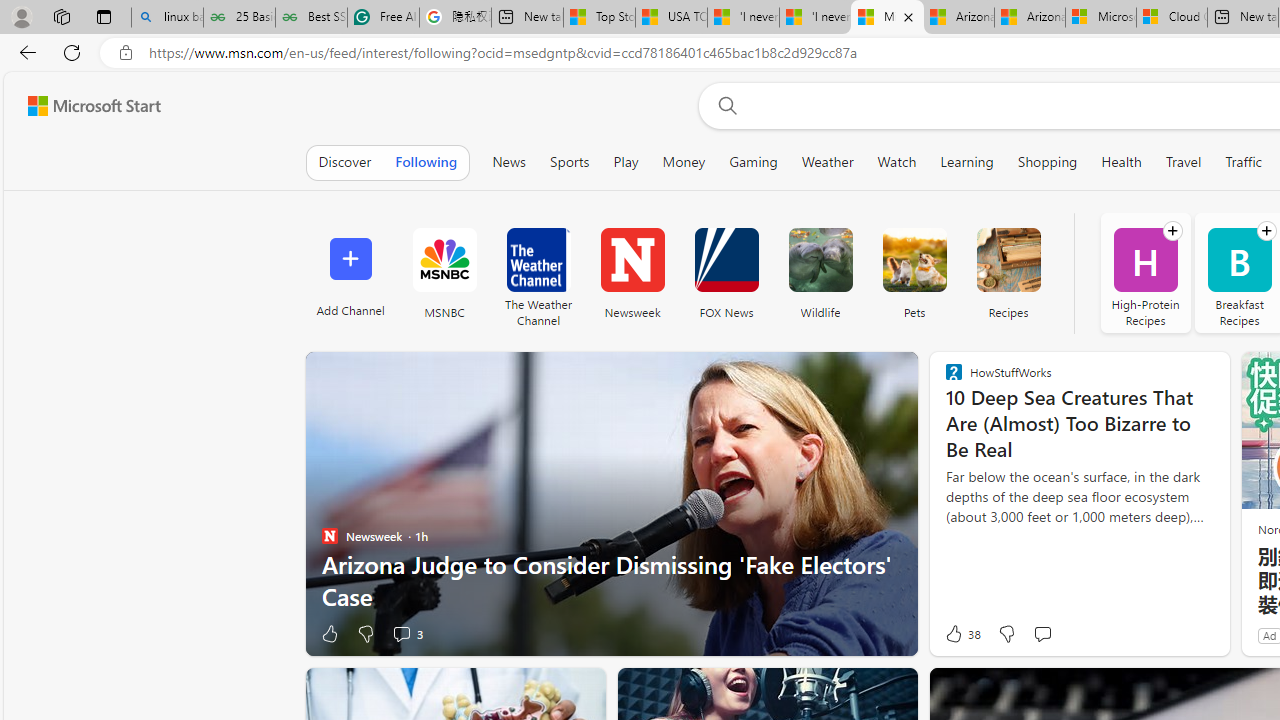 The width and height of the screenshot is (1280, 720). I want to click on 'Best SSL Certificates Provider in India - GeeksforGeeks', so click(310, 17).